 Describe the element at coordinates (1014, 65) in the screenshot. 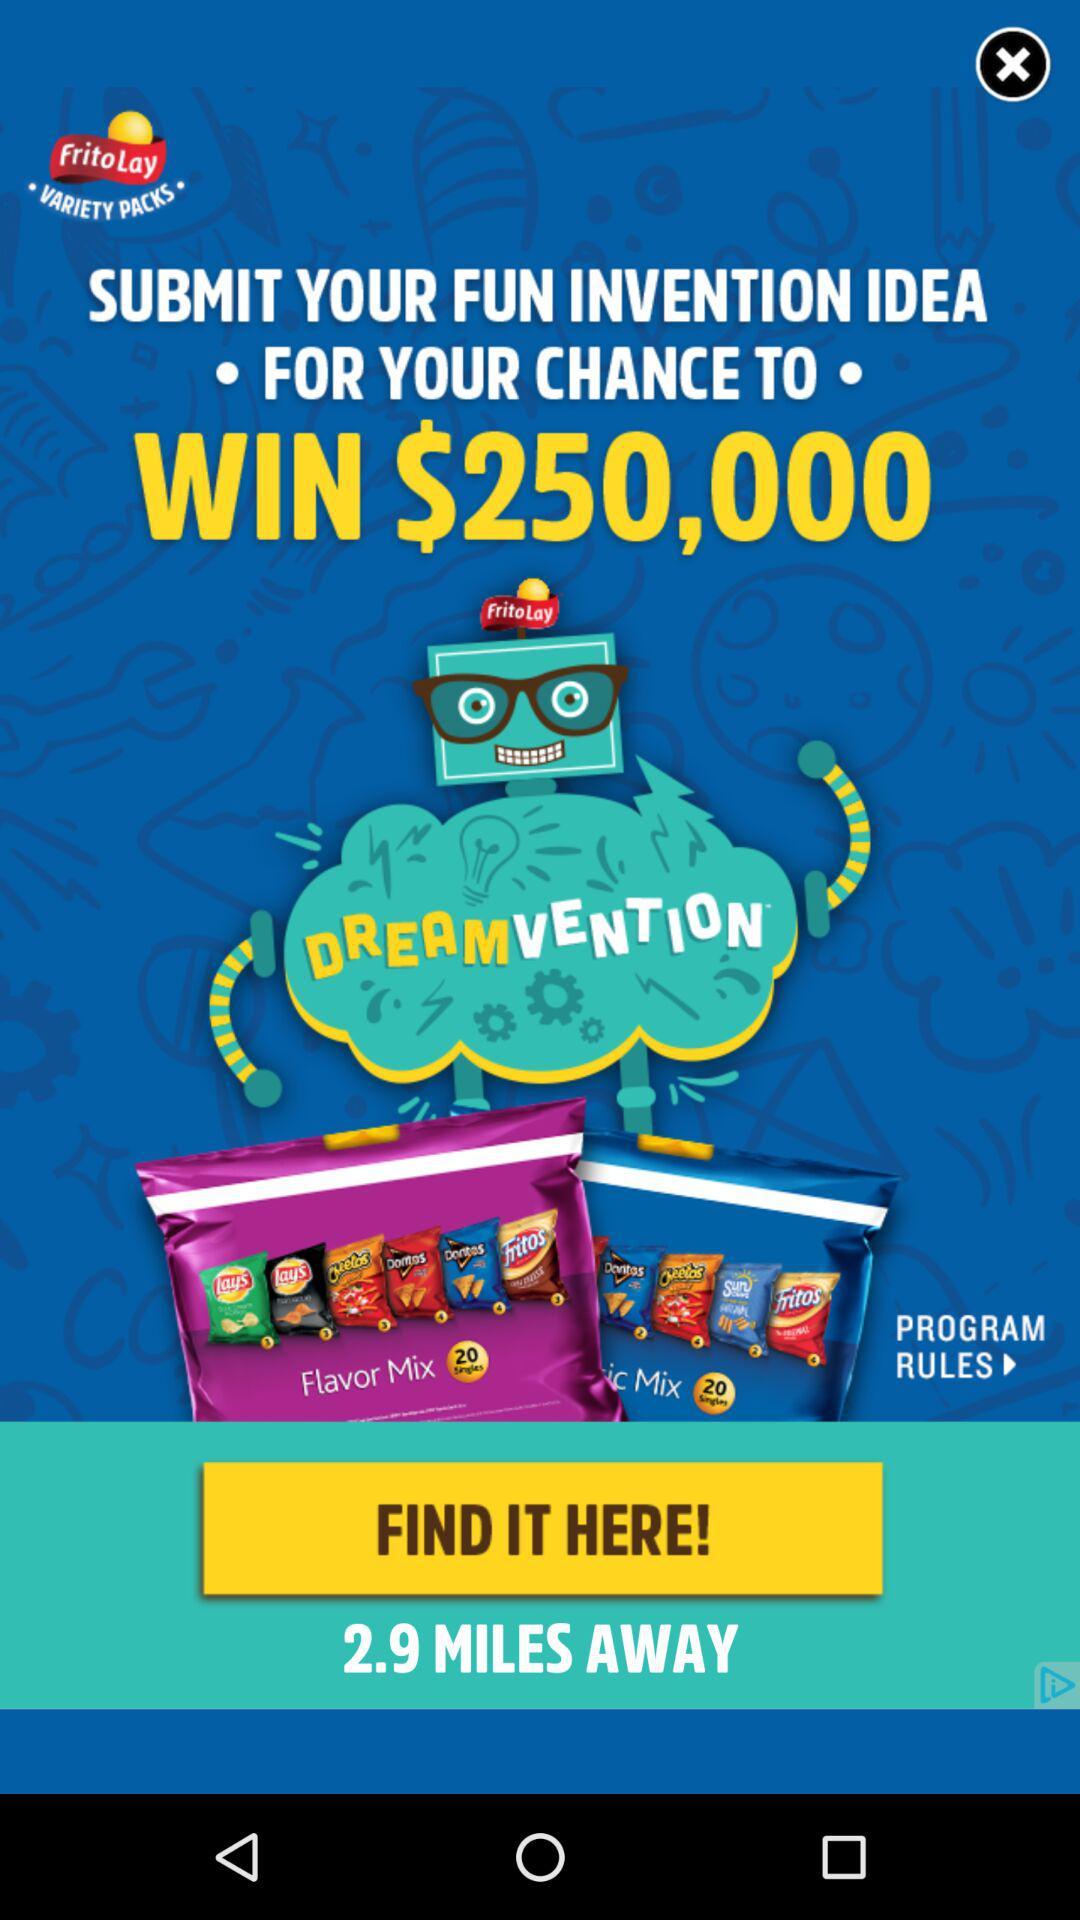

I see `advertisement close button` at that location.